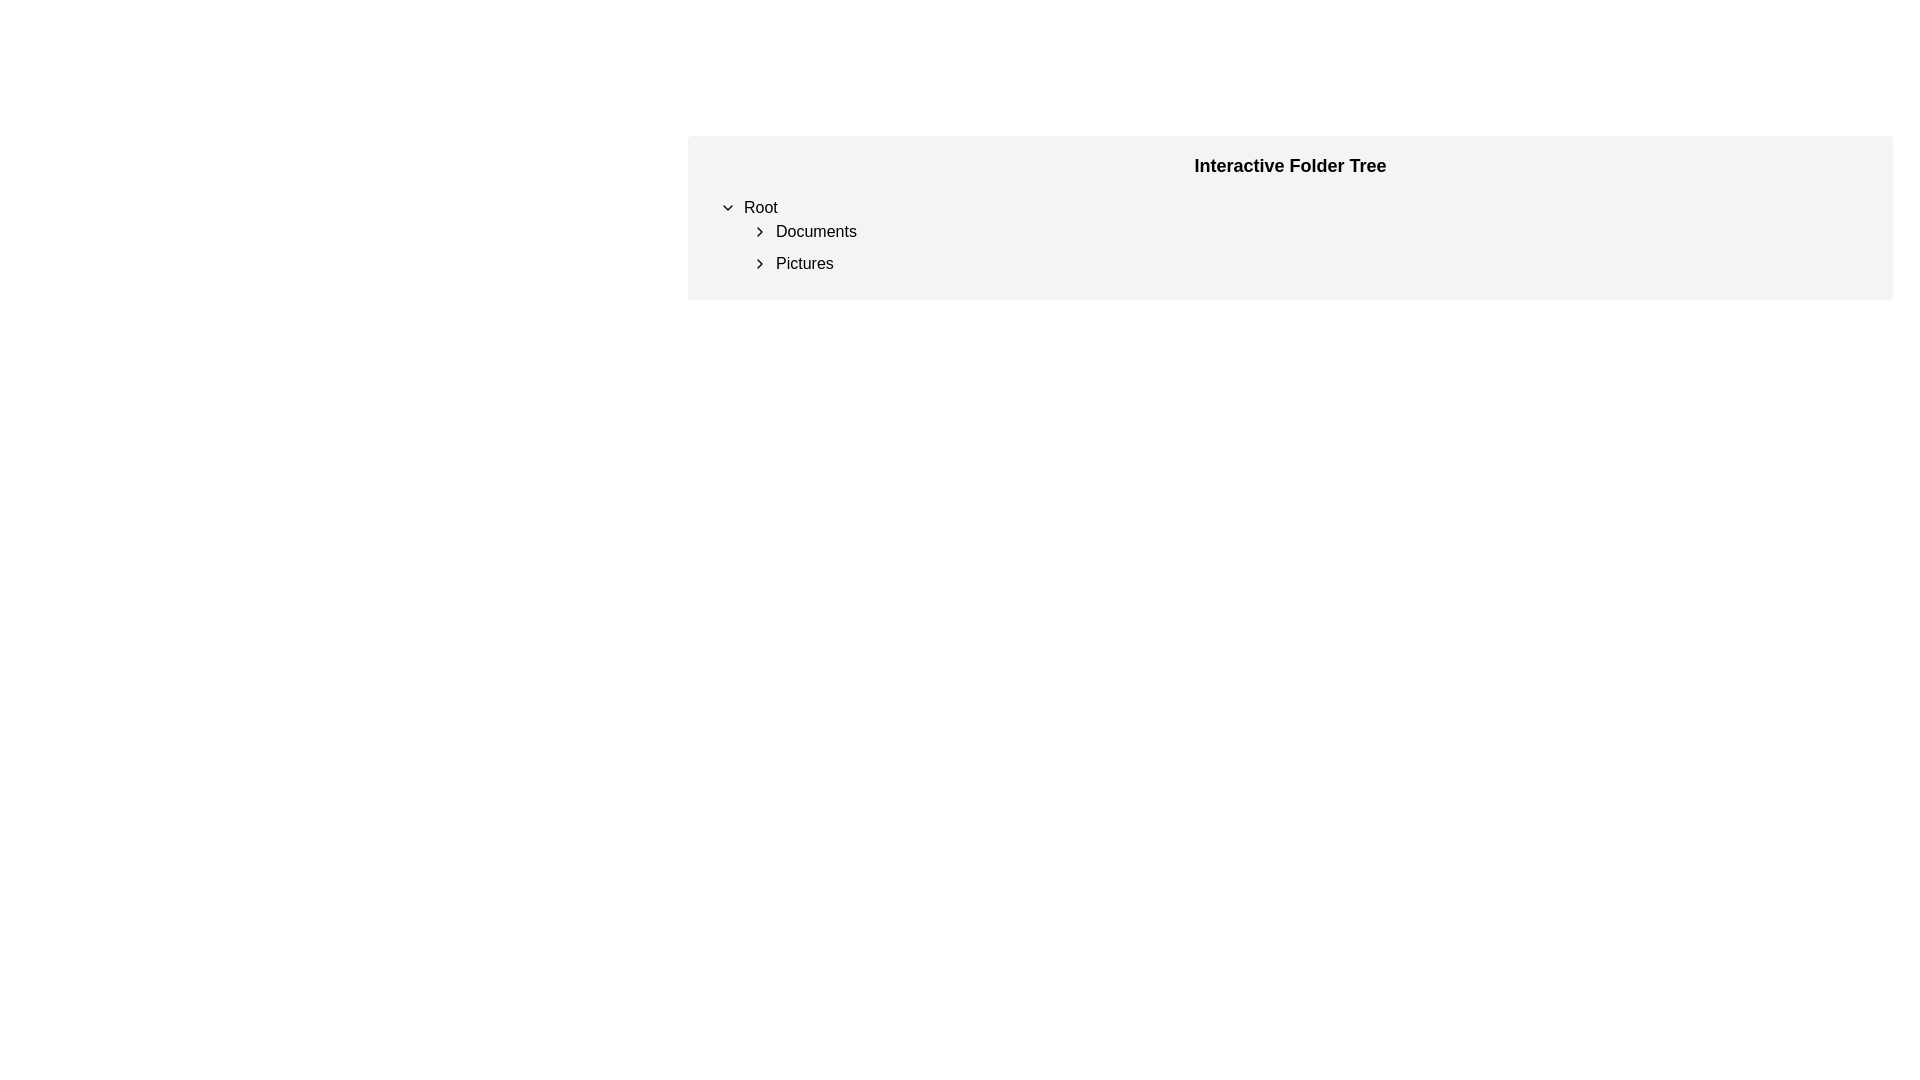  Describe the element at coordinates (758, 230) in the screenshot. I see `the Chevron icon` at that location.